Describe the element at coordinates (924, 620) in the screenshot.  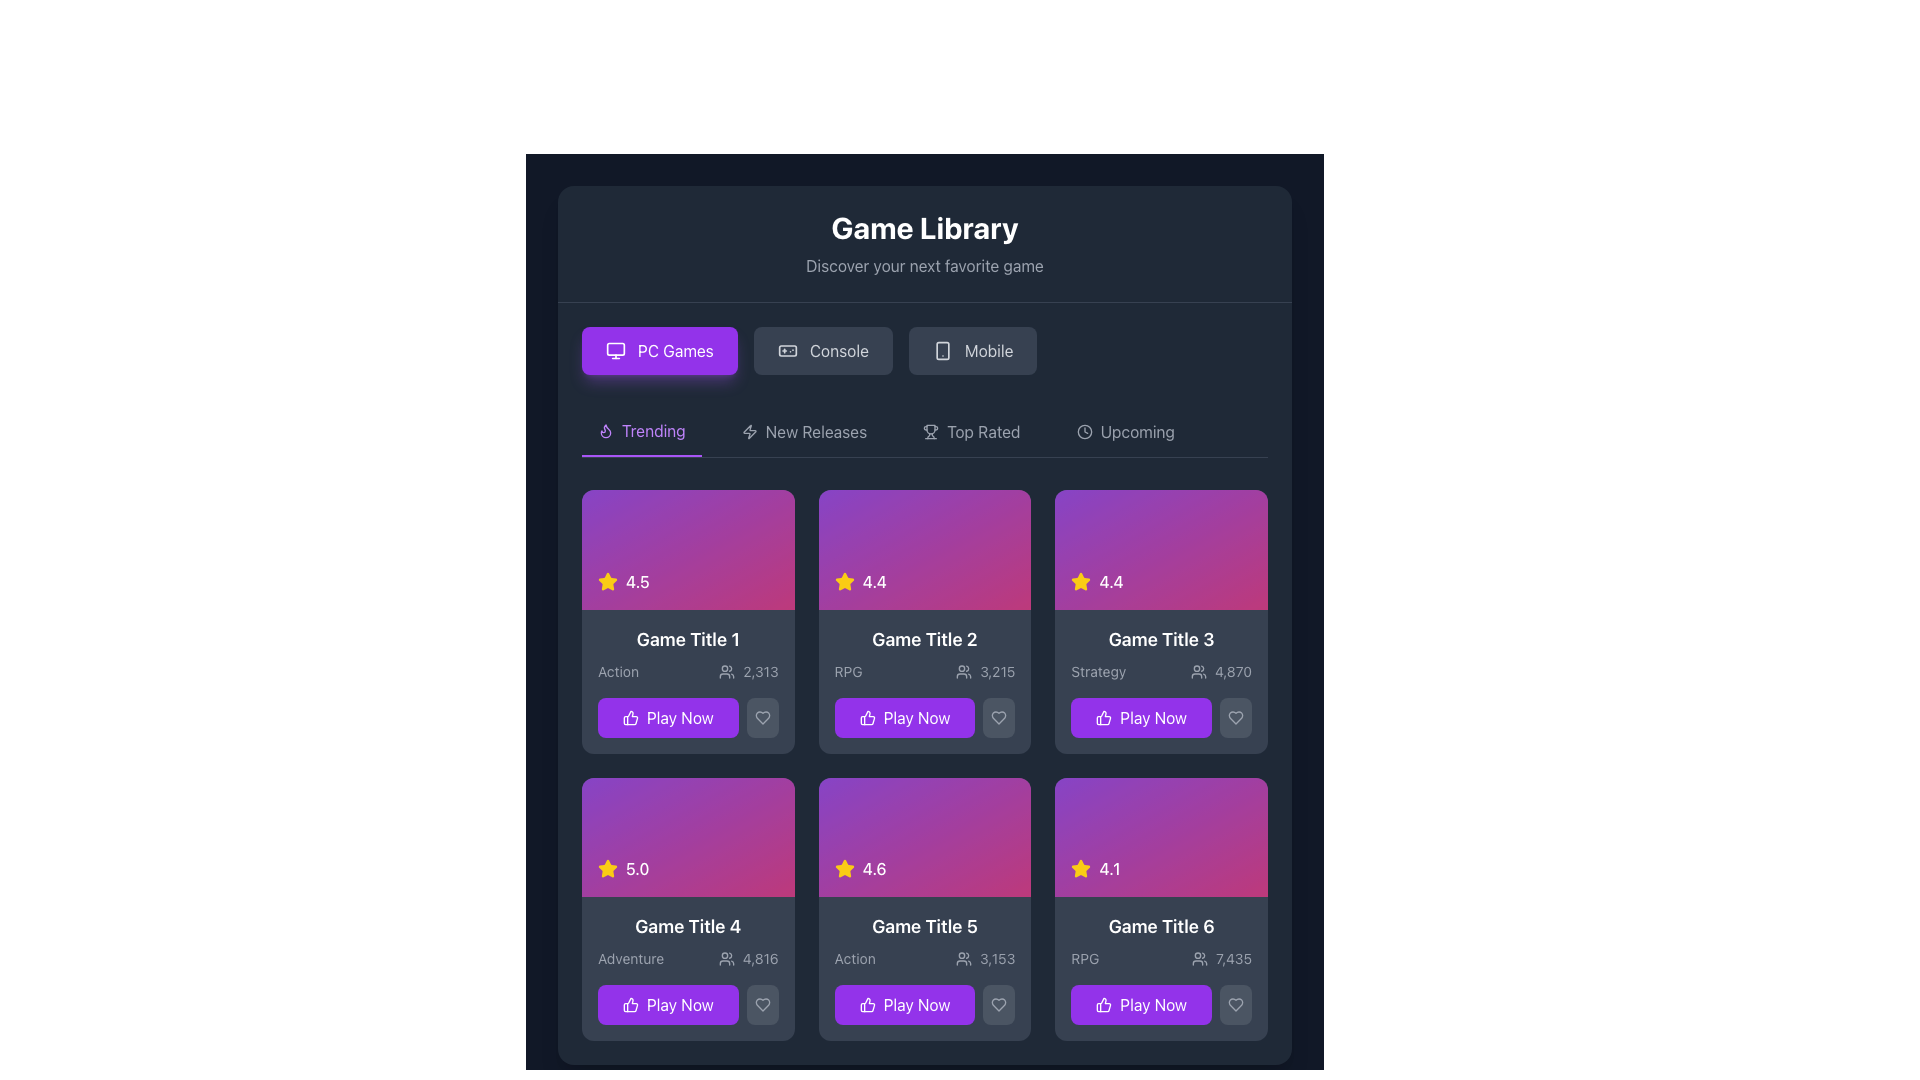
I see `the yellow star rating in the second game card` at that location.